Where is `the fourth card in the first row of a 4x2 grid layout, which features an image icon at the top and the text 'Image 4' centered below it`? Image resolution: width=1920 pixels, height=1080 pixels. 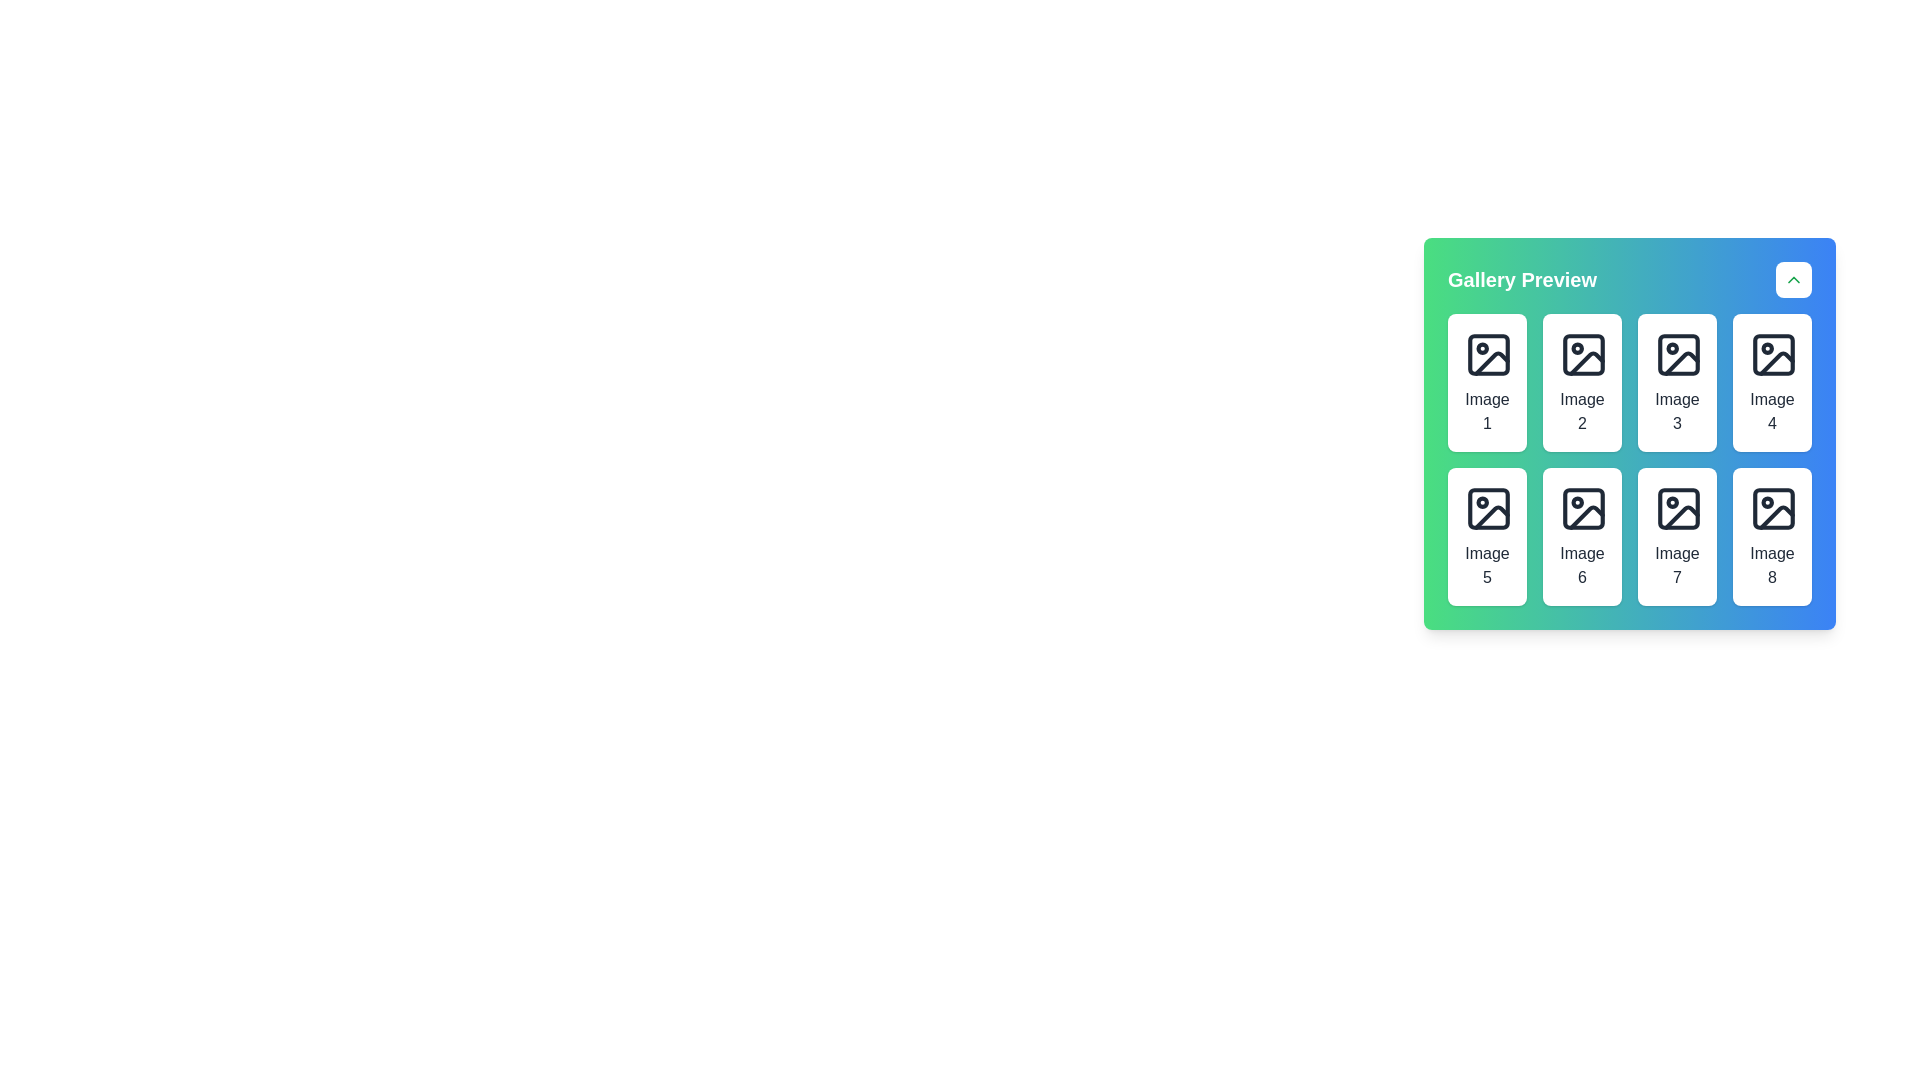 the fourth card in the first row of a 4x2 grid layout, which features an image icon at the top and the text 'Image 4' centered below it is located at coordinates (1772, 382).